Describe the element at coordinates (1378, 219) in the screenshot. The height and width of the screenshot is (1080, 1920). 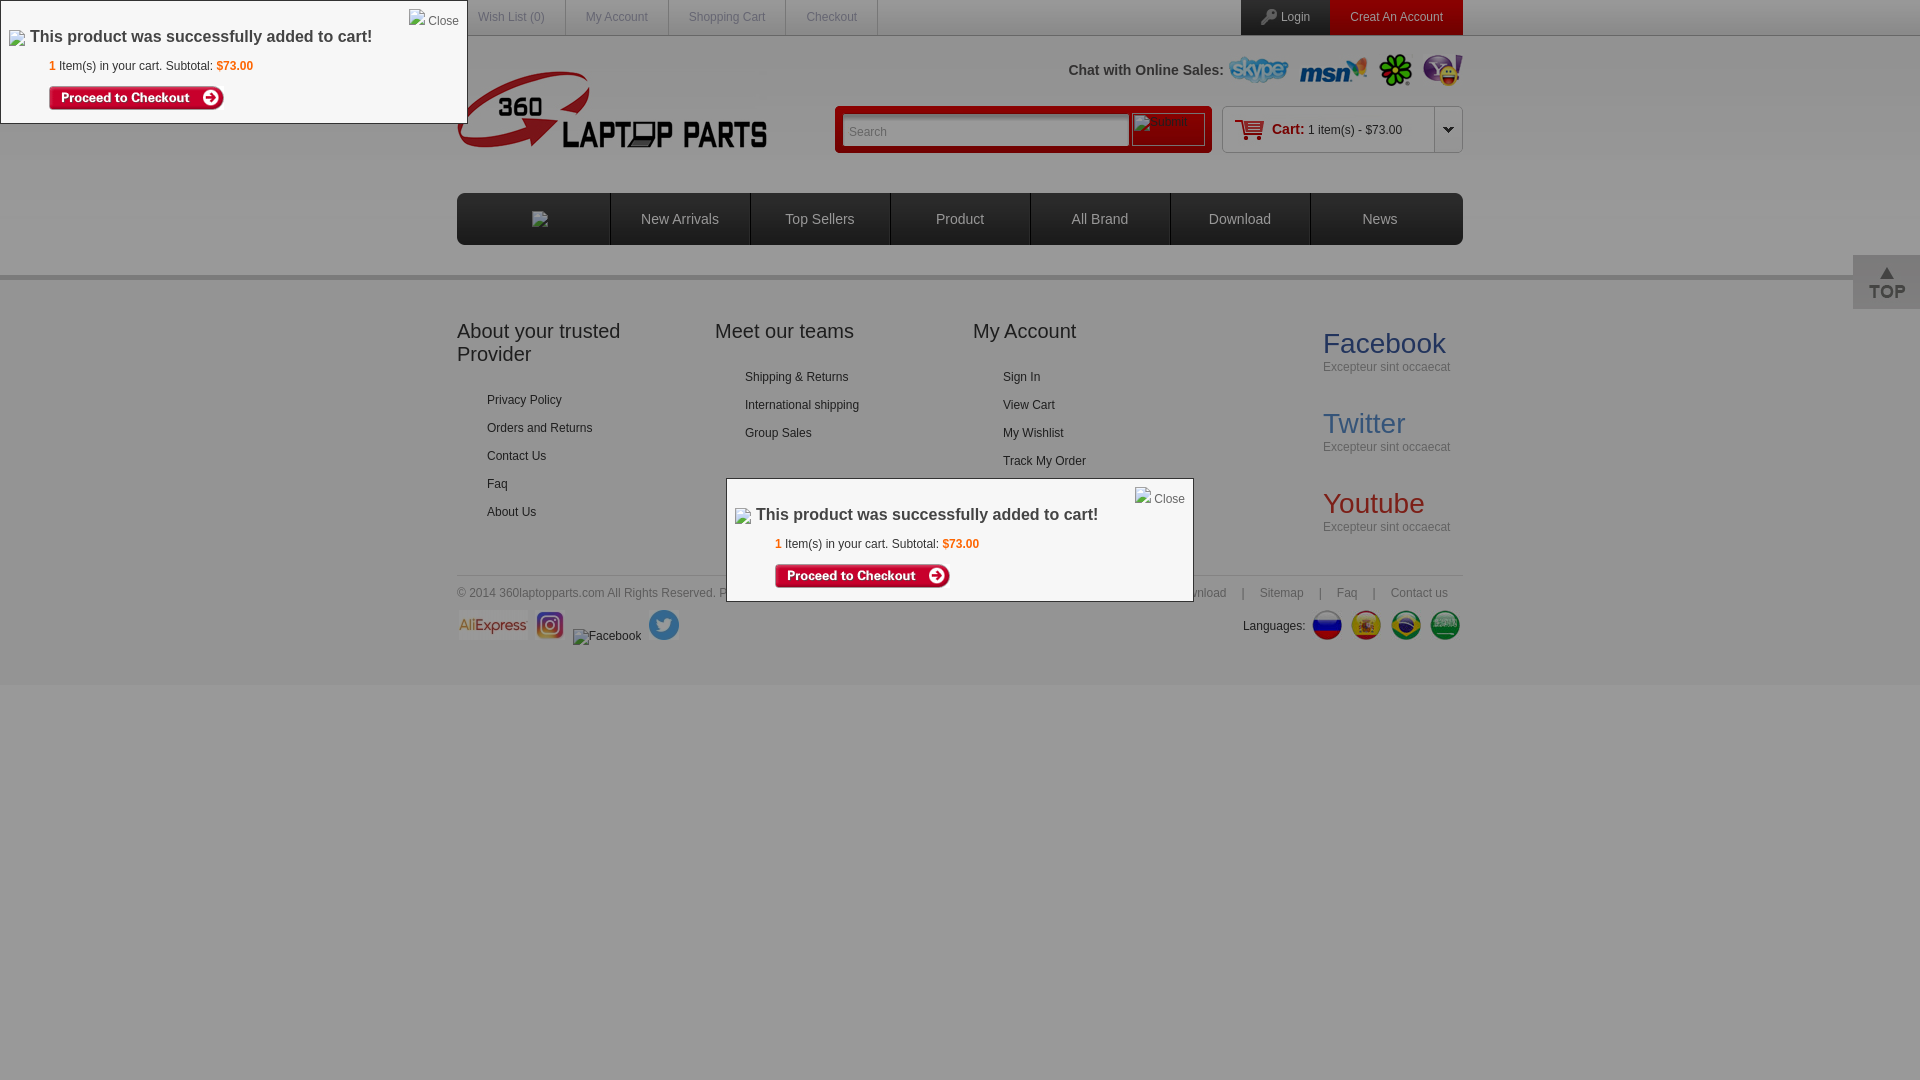
I see `'News'` at that location.